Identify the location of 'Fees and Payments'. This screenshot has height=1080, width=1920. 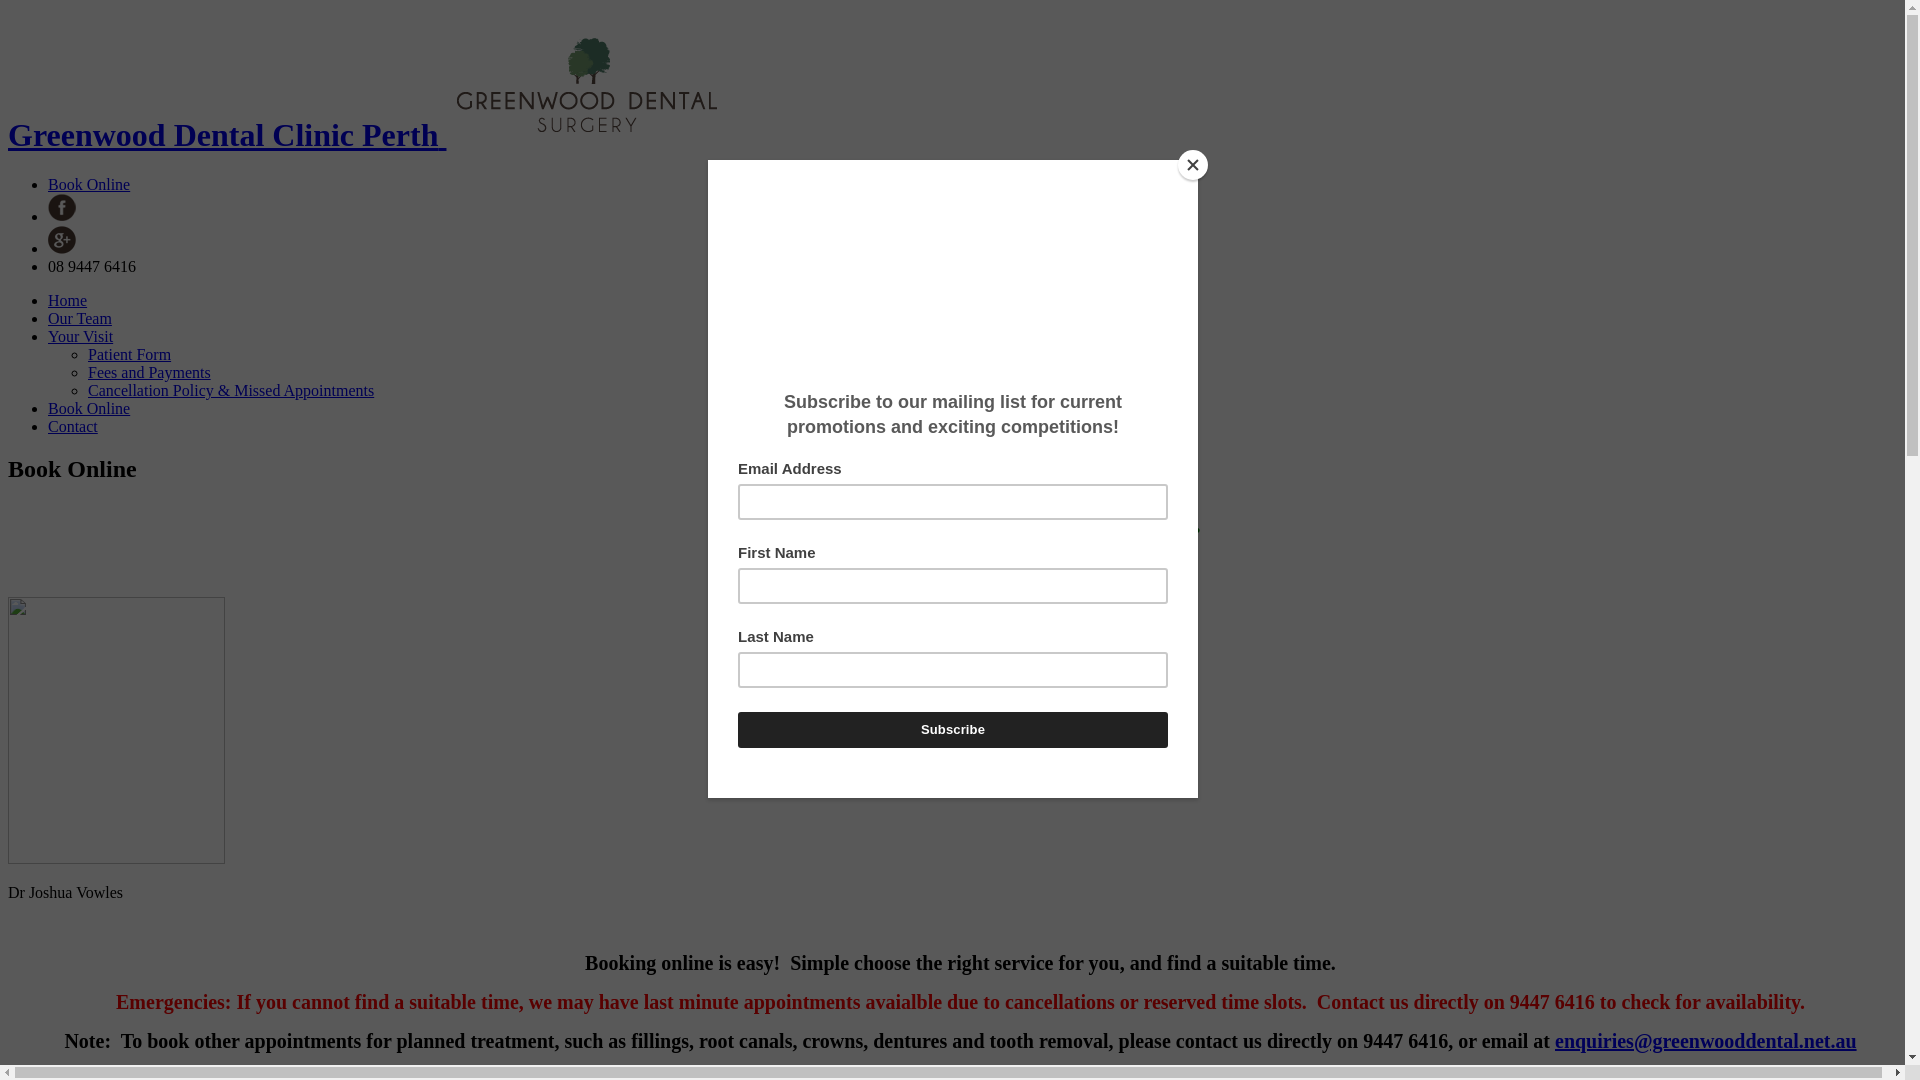
(148, 372).